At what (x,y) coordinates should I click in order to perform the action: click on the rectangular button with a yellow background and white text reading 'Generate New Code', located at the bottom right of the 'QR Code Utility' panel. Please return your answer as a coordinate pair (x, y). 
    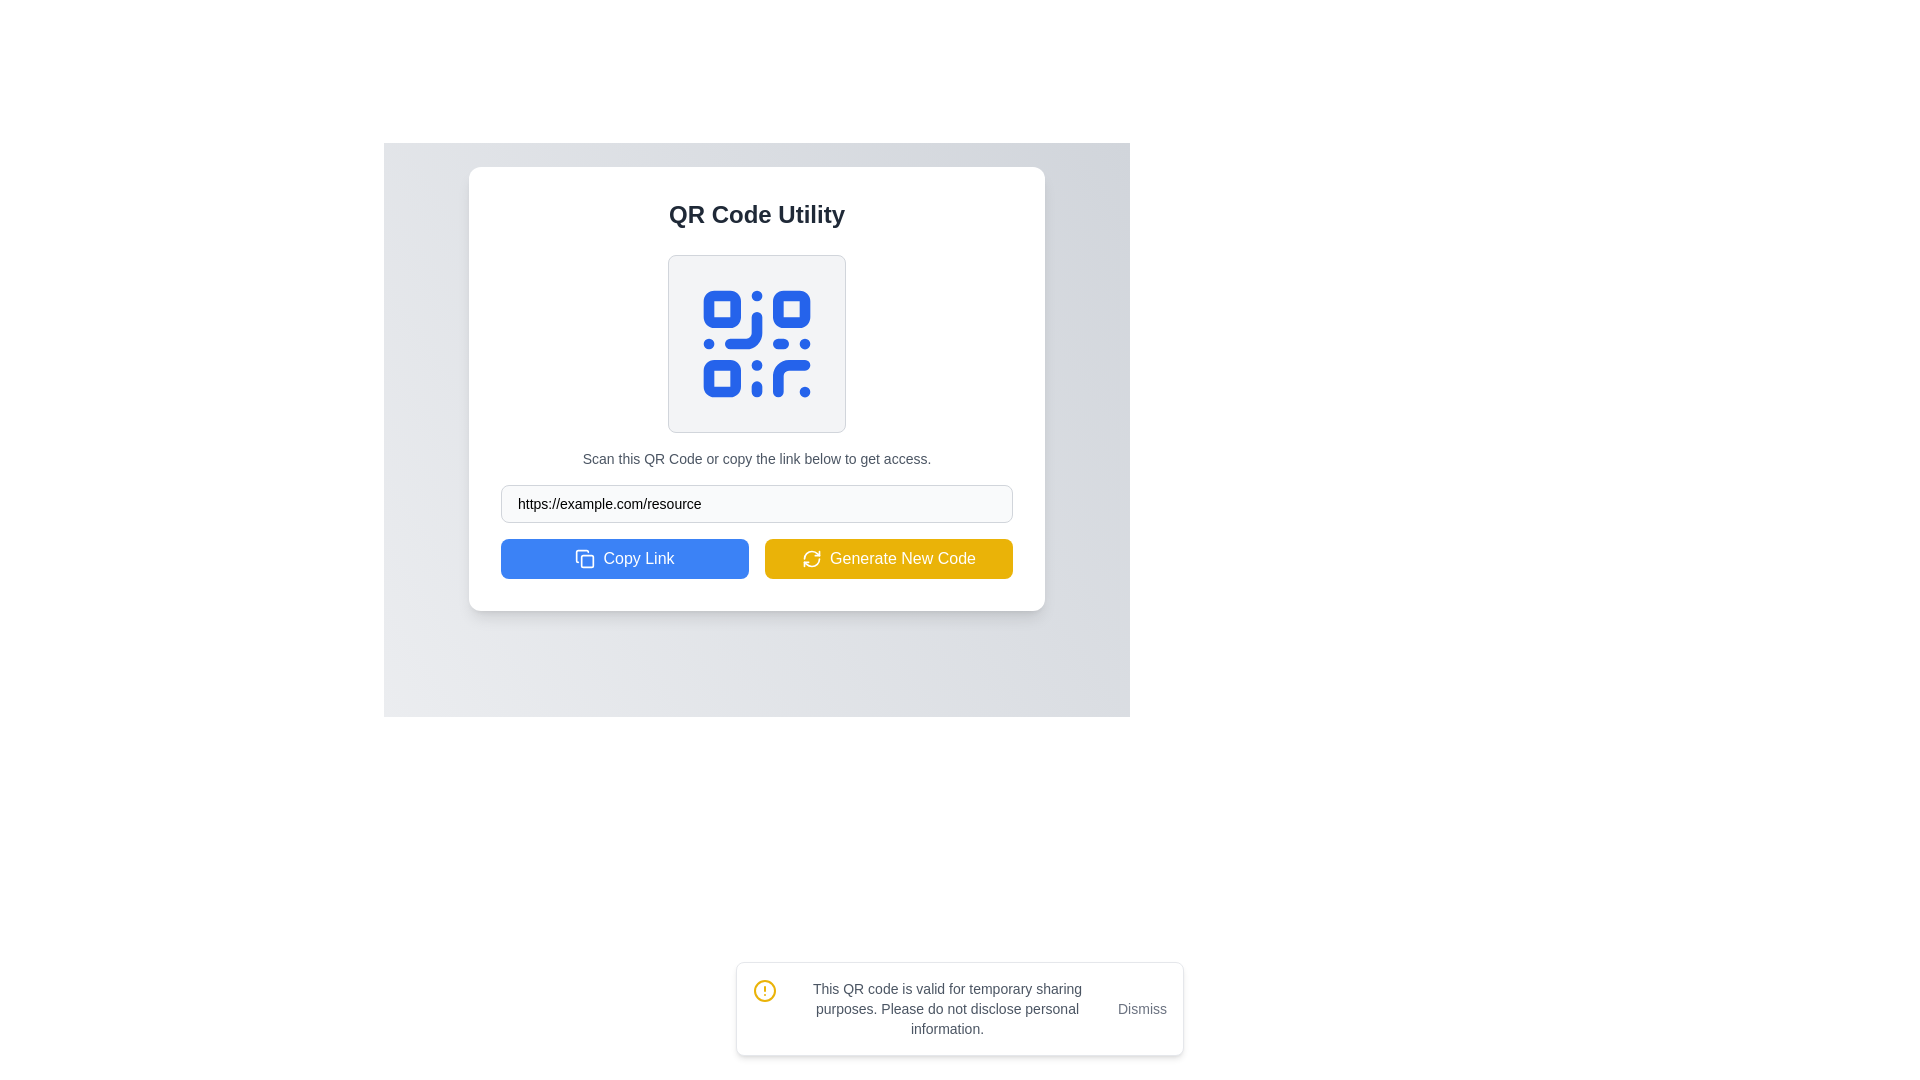
    Looking at the image, I should click on (887, 559).